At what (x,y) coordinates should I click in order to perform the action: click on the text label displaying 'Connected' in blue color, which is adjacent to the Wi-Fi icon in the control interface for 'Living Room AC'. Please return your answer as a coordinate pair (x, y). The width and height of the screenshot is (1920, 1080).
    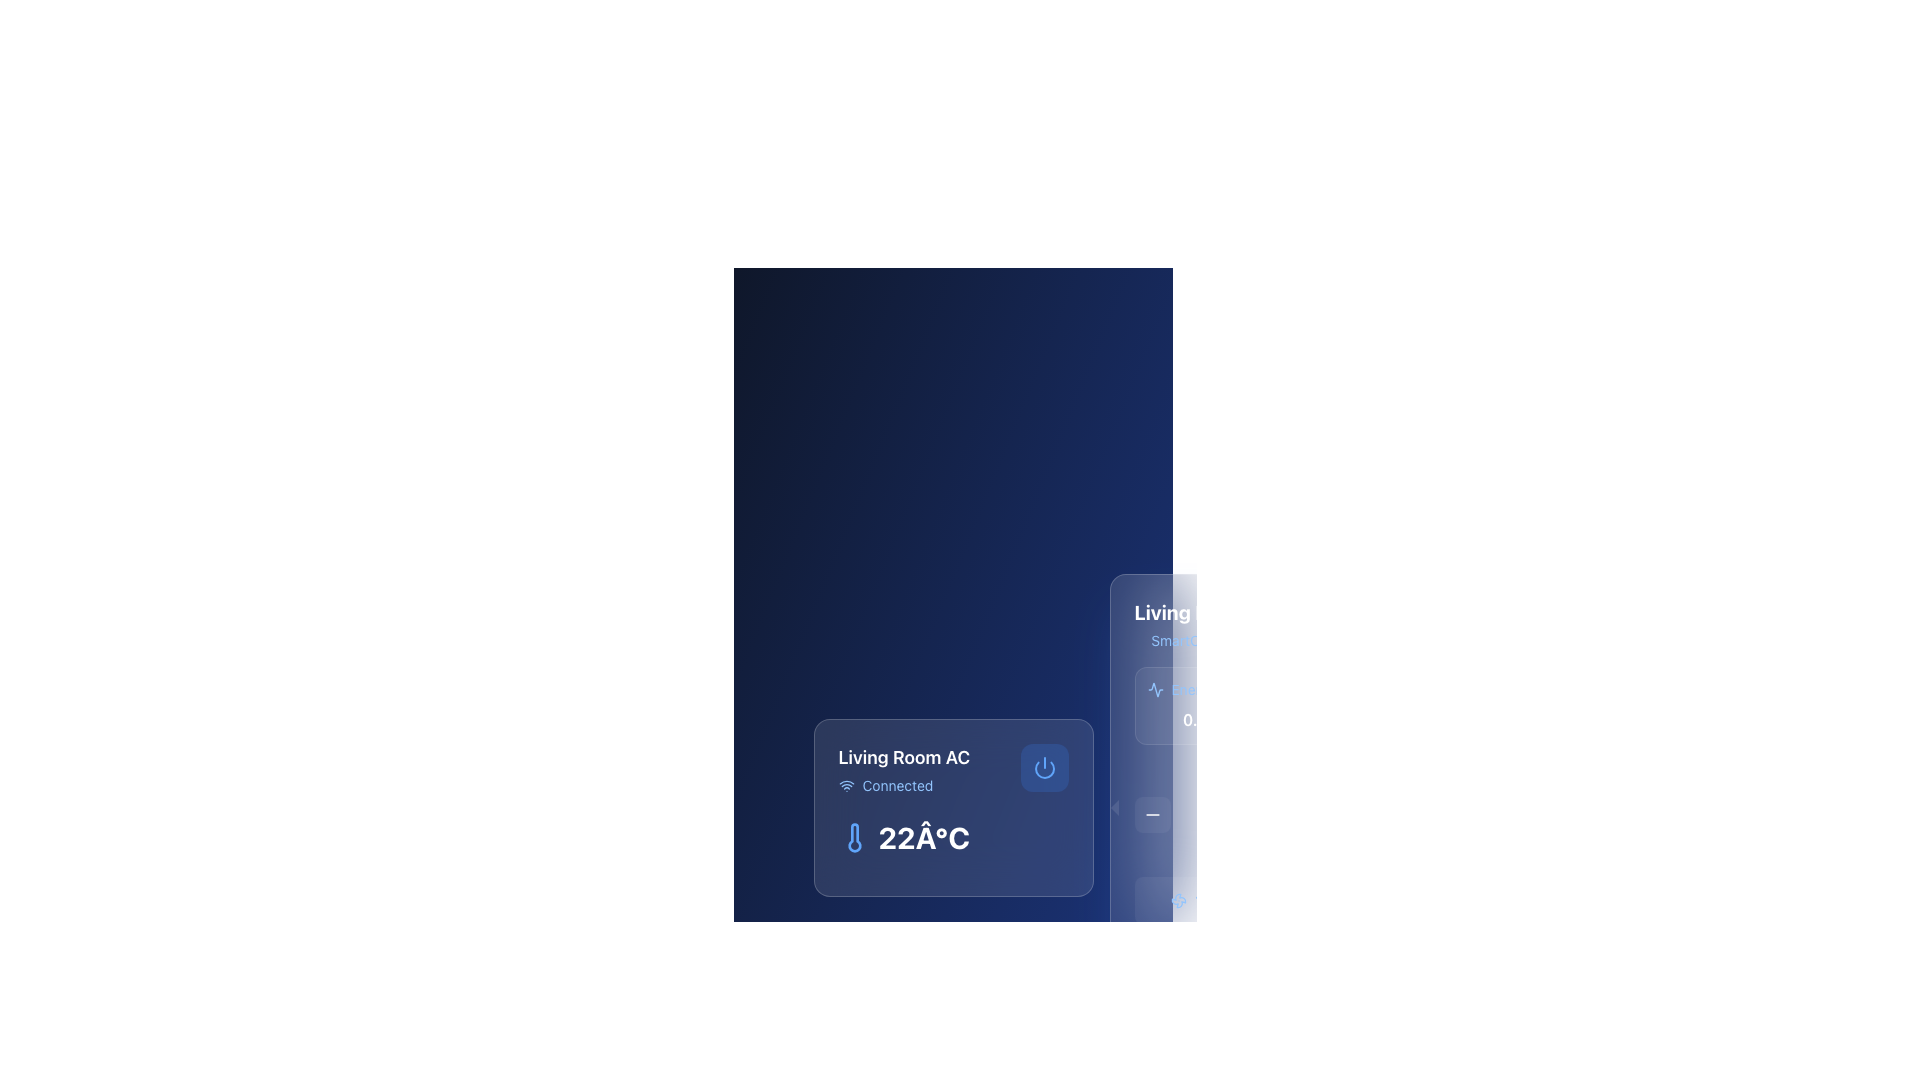
    Looking at the image, I should click on (896, 785).